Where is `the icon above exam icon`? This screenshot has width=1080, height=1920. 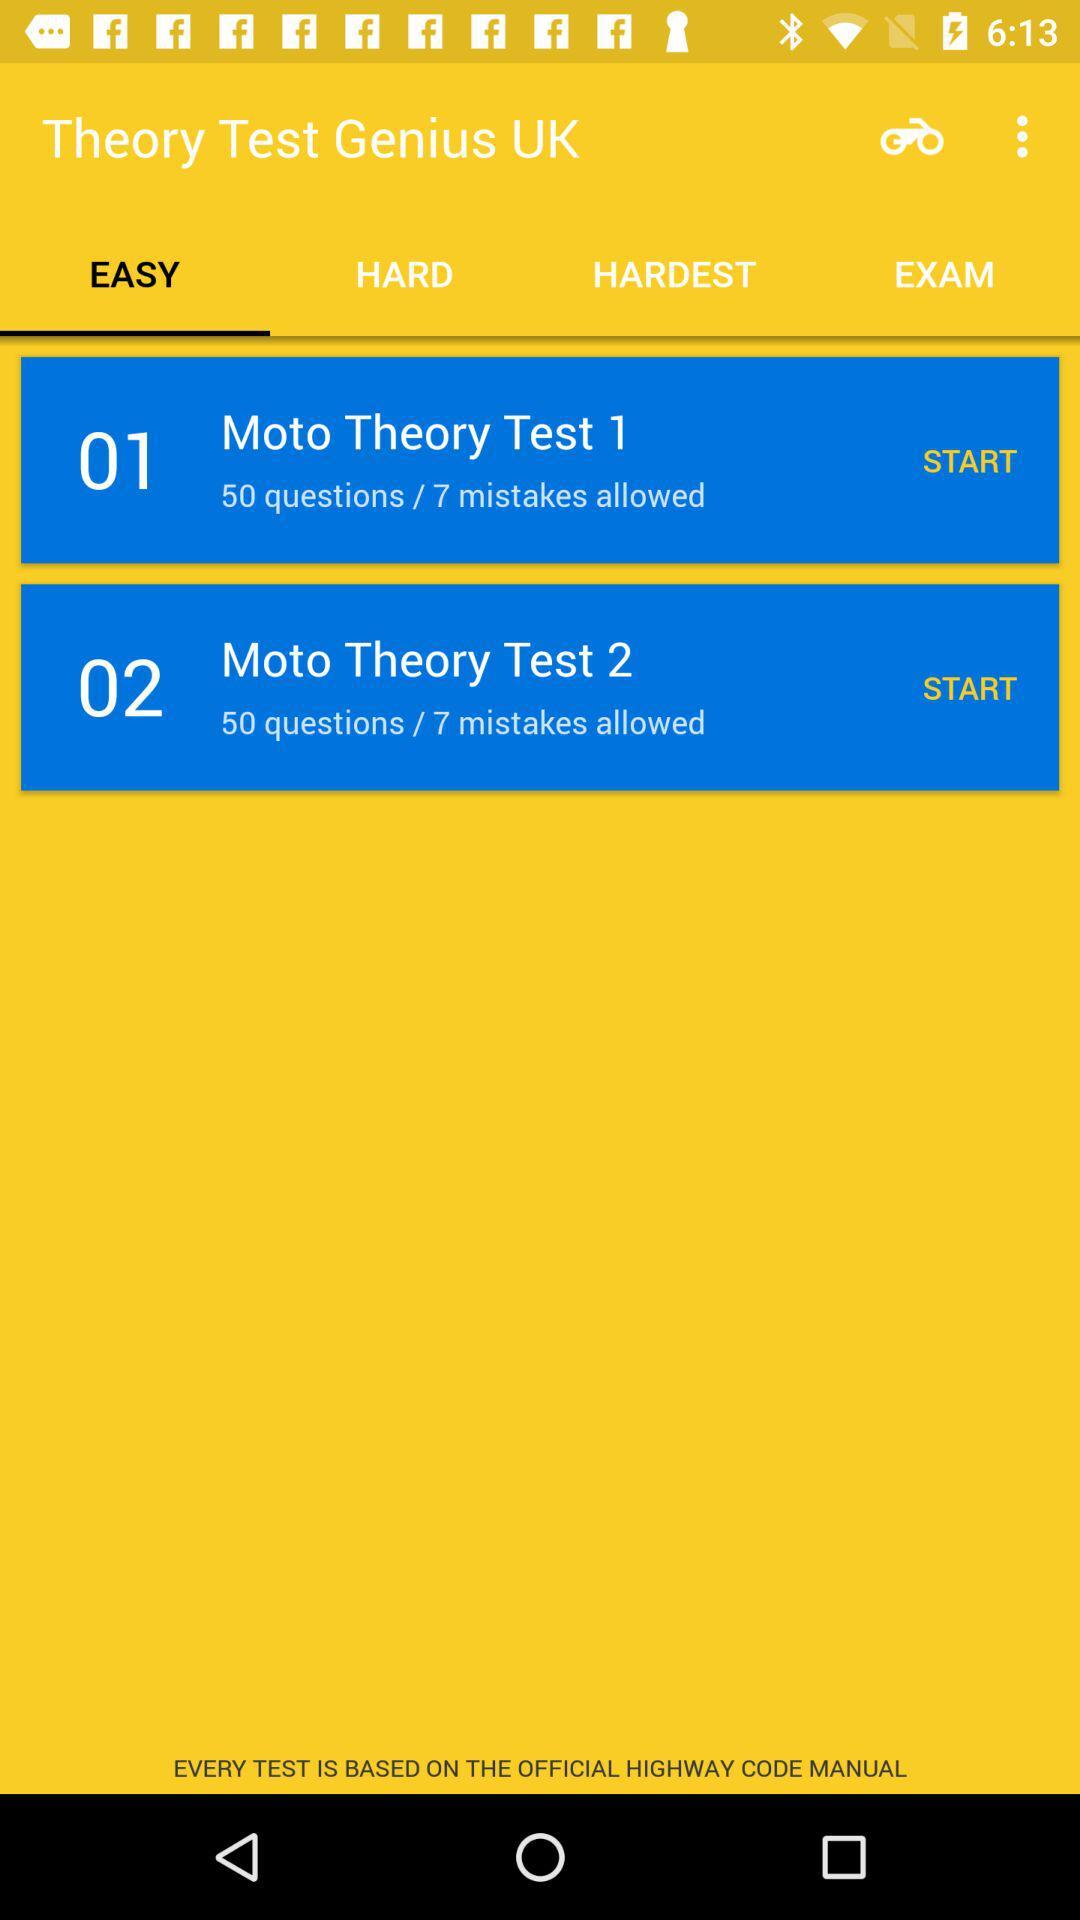
the icon above exam icon is located at coordinates (911, 135).